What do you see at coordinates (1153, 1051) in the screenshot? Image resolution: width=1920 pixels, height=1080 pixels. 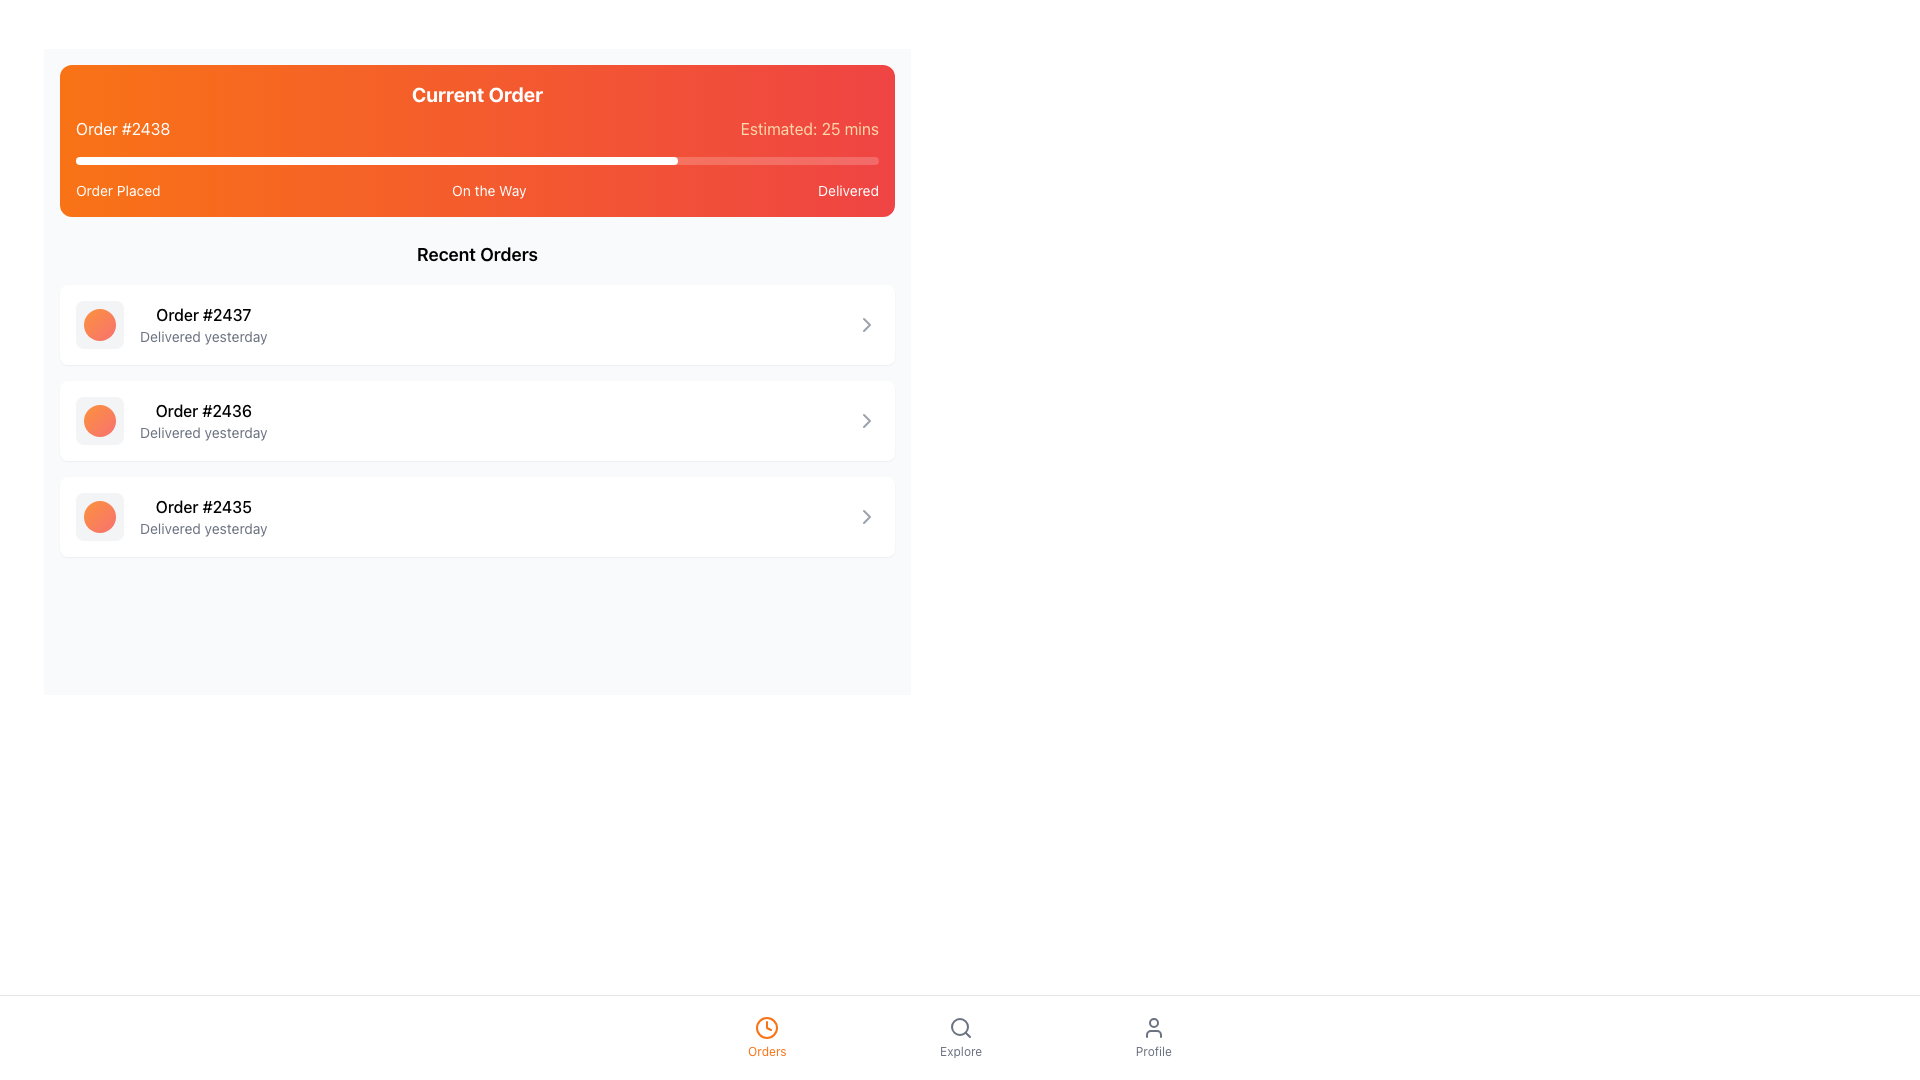 I see `the small gray text label labeled 'Profile' located at the bottom-right corner of the interface, part of the navigation menu below the user icon` at bounding box center [1153, 1051].